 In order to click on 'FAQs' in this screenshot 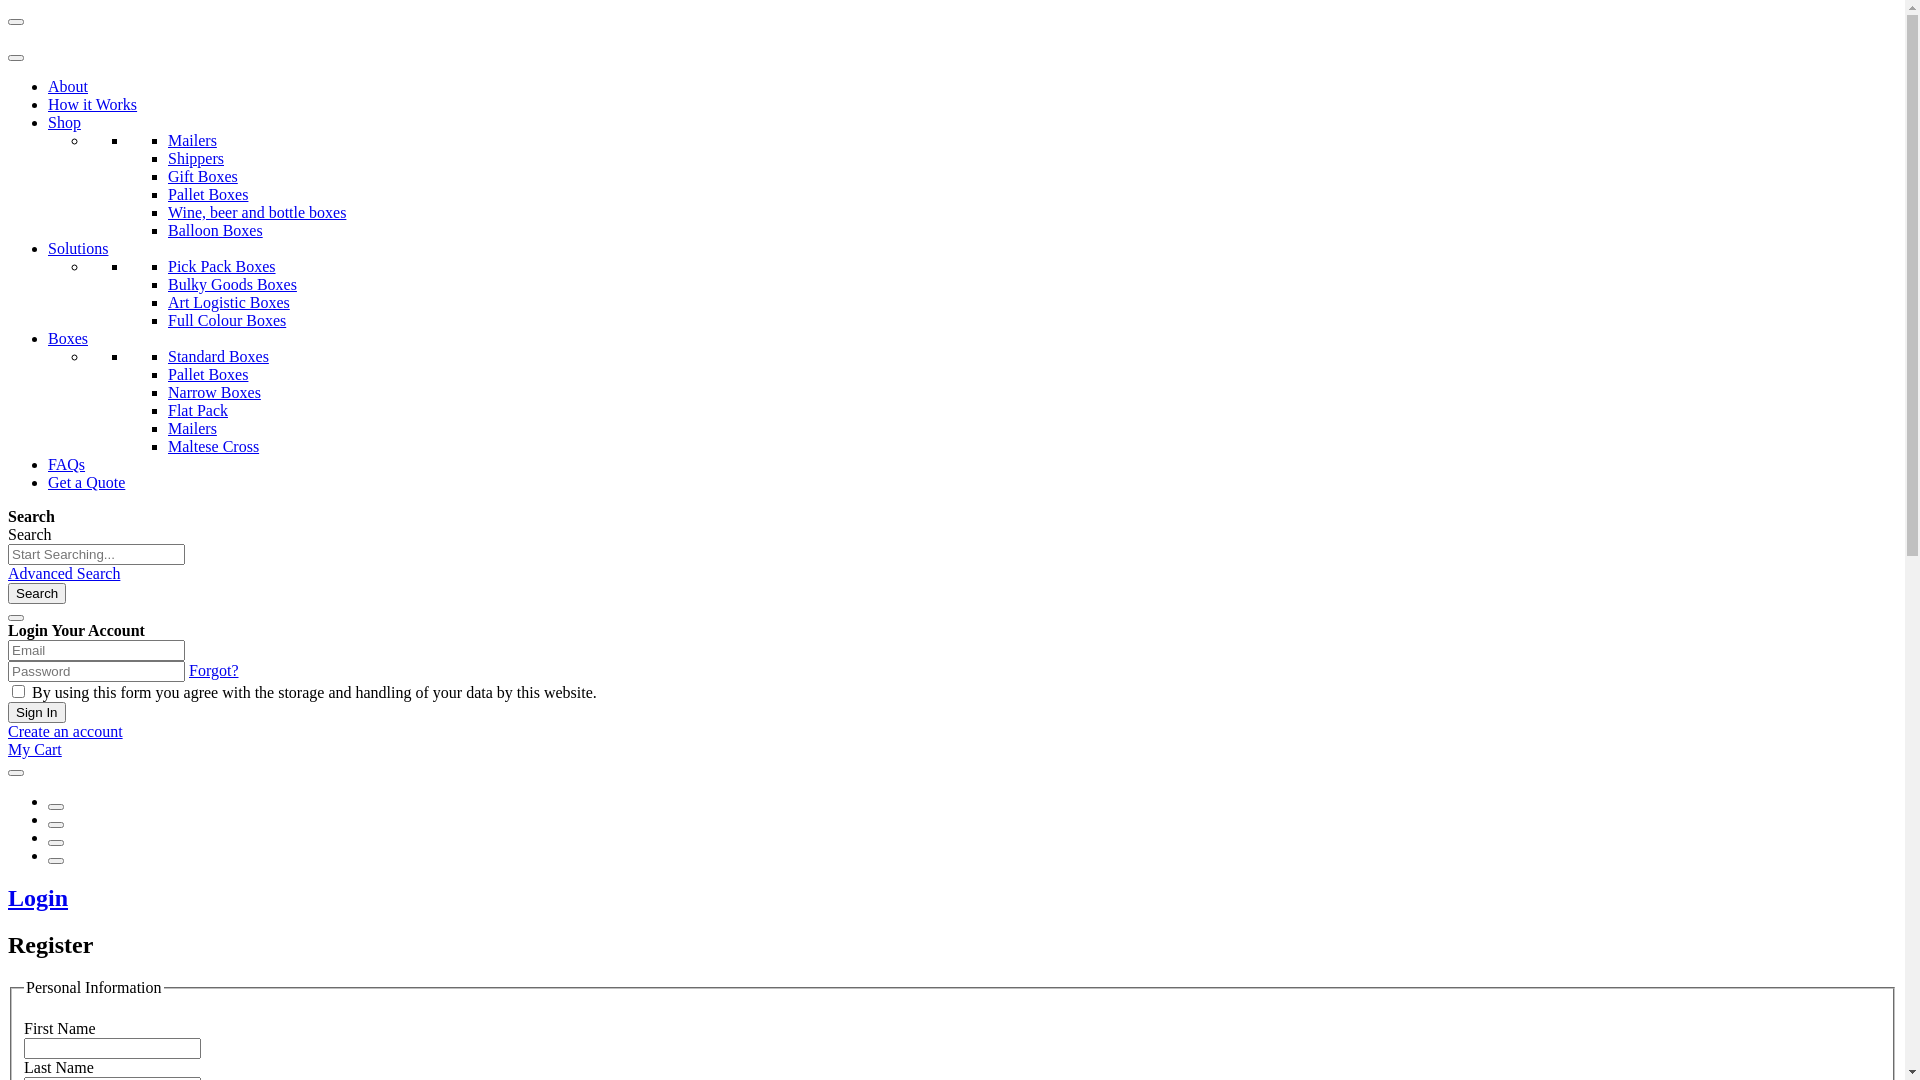, I will do `click(48, 464)`.